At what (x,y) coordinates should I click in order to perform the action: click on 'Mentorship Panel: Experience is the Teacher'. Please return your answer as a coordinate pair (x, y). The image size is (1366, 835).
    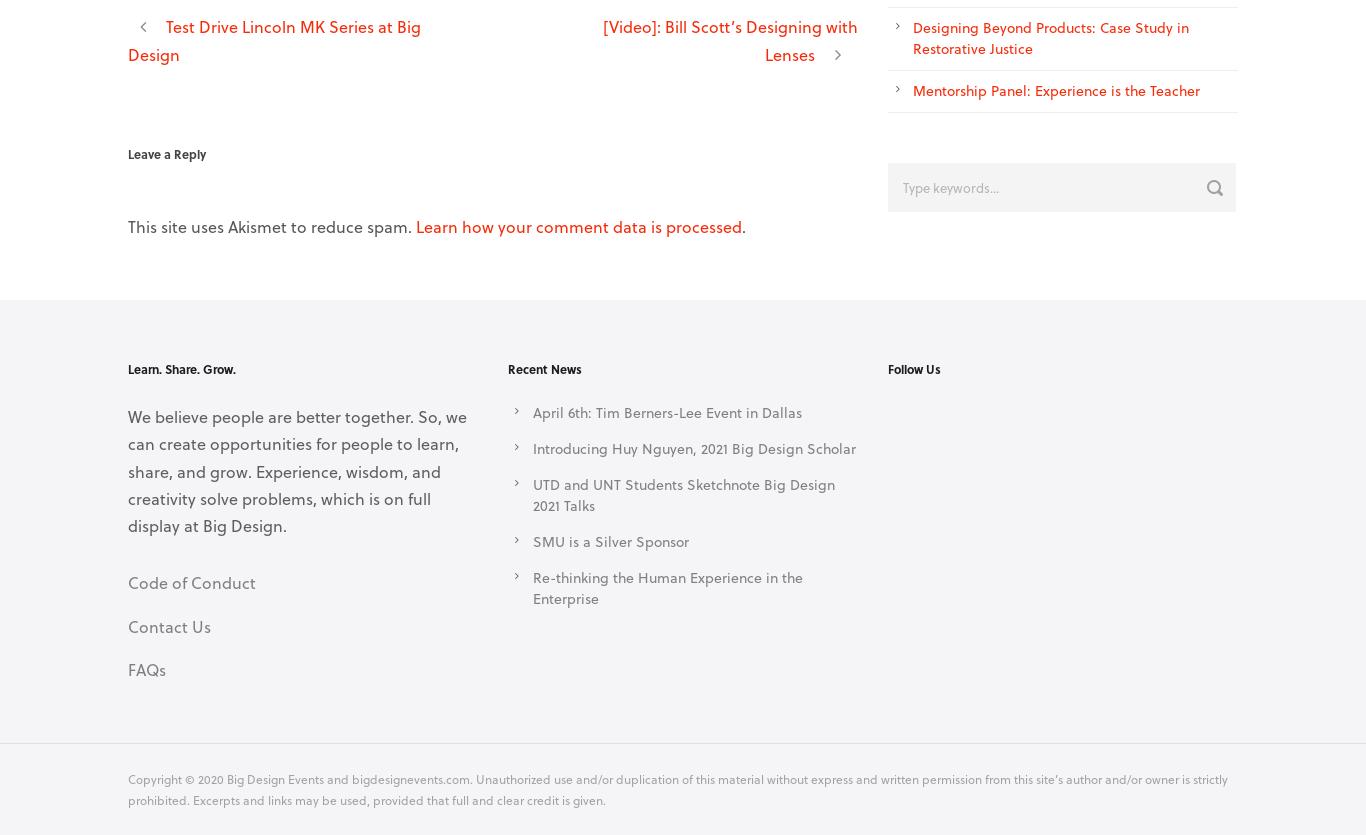
    Looking at the image, I should click on (1055, 89).